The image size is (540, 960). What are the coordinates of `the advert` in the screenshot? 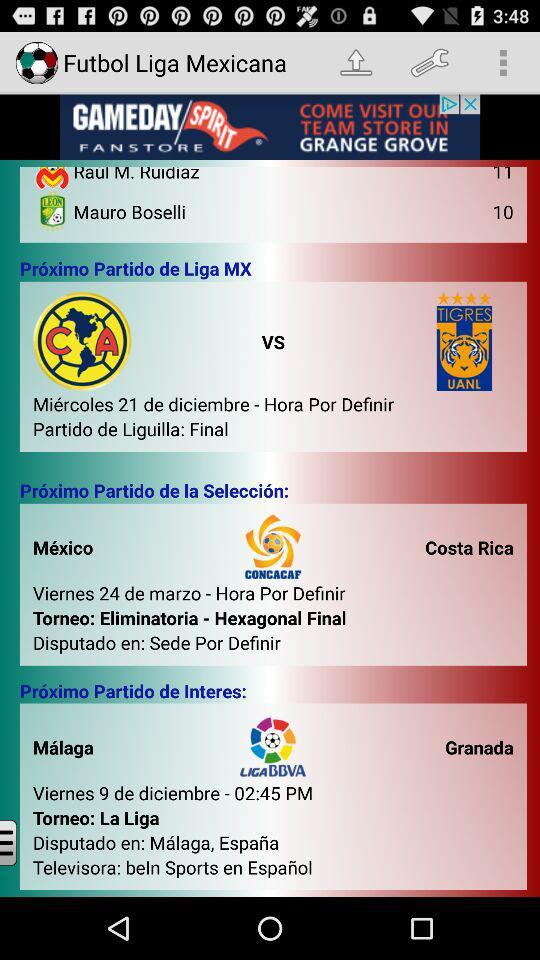 It's located at (270, 126).